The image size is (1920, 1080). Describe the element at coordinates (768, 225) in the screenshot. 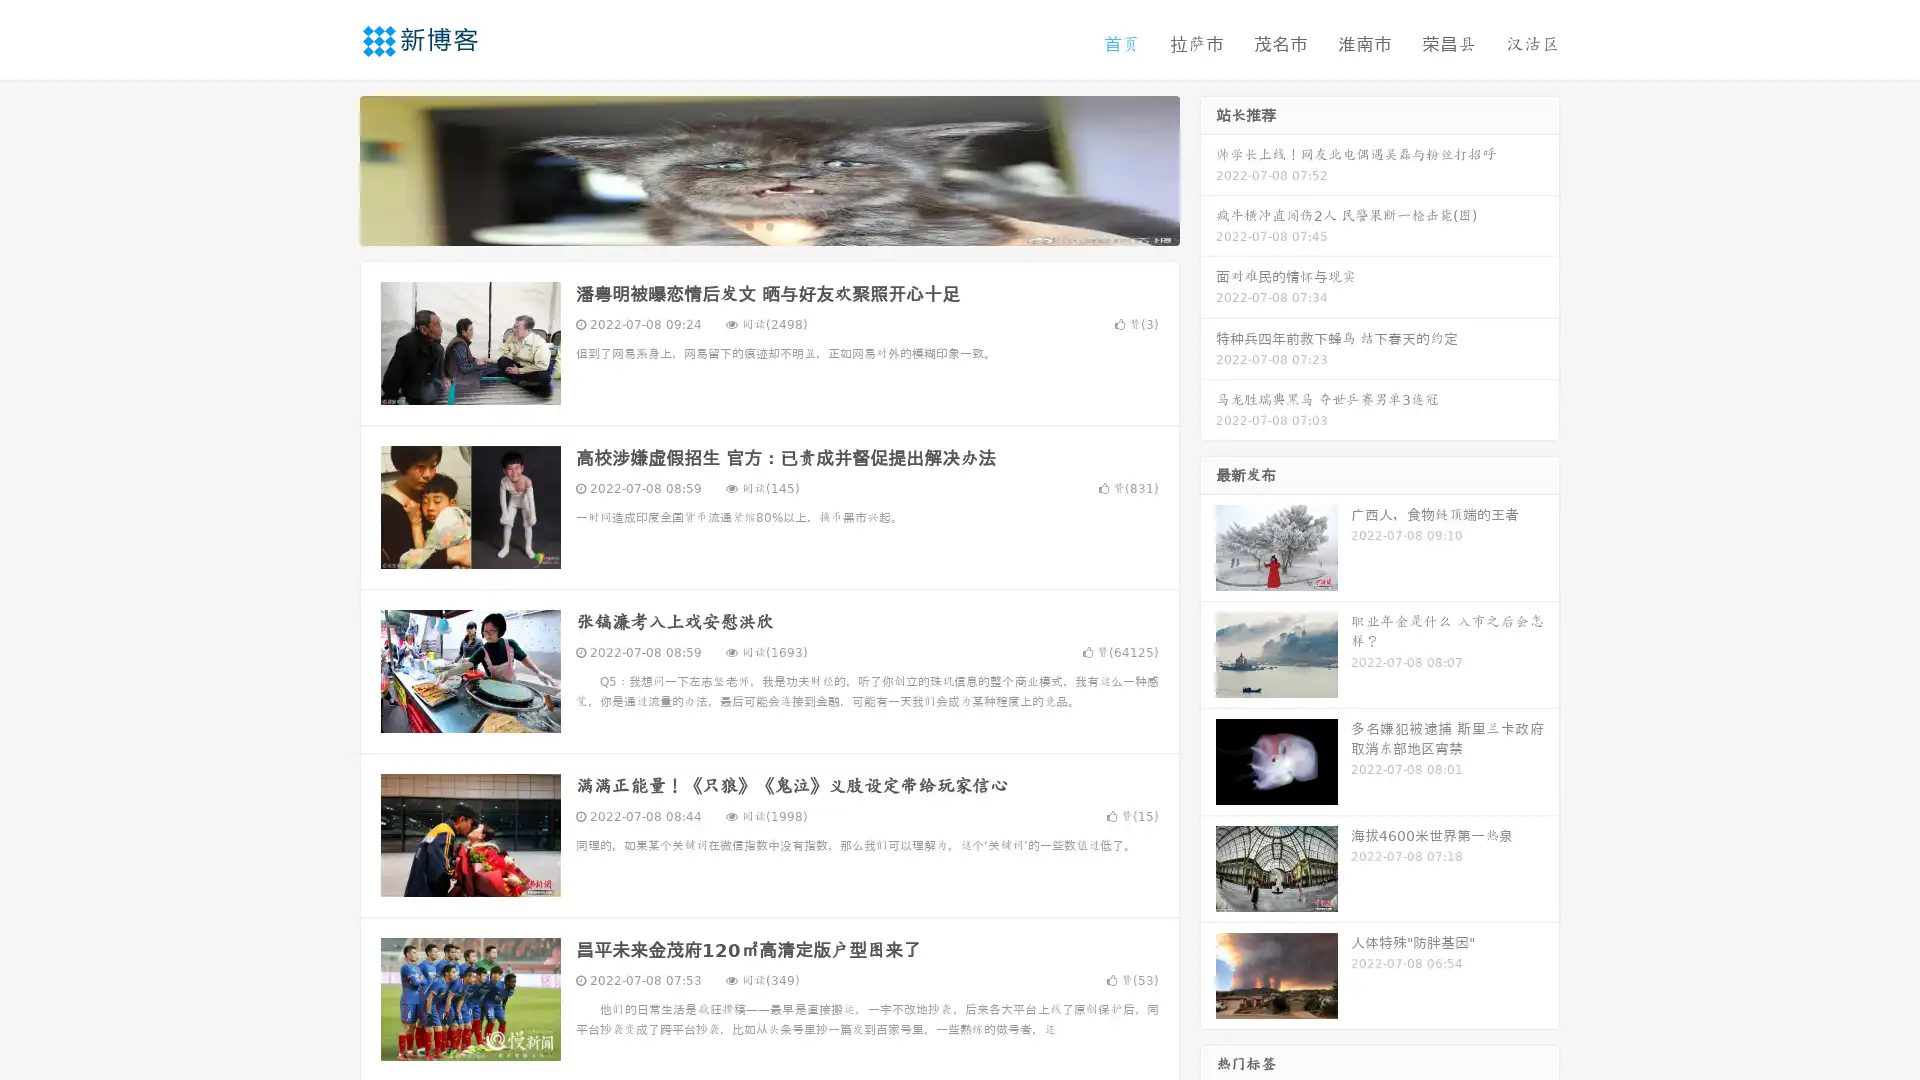

I see `Go to slide 2` at that location.